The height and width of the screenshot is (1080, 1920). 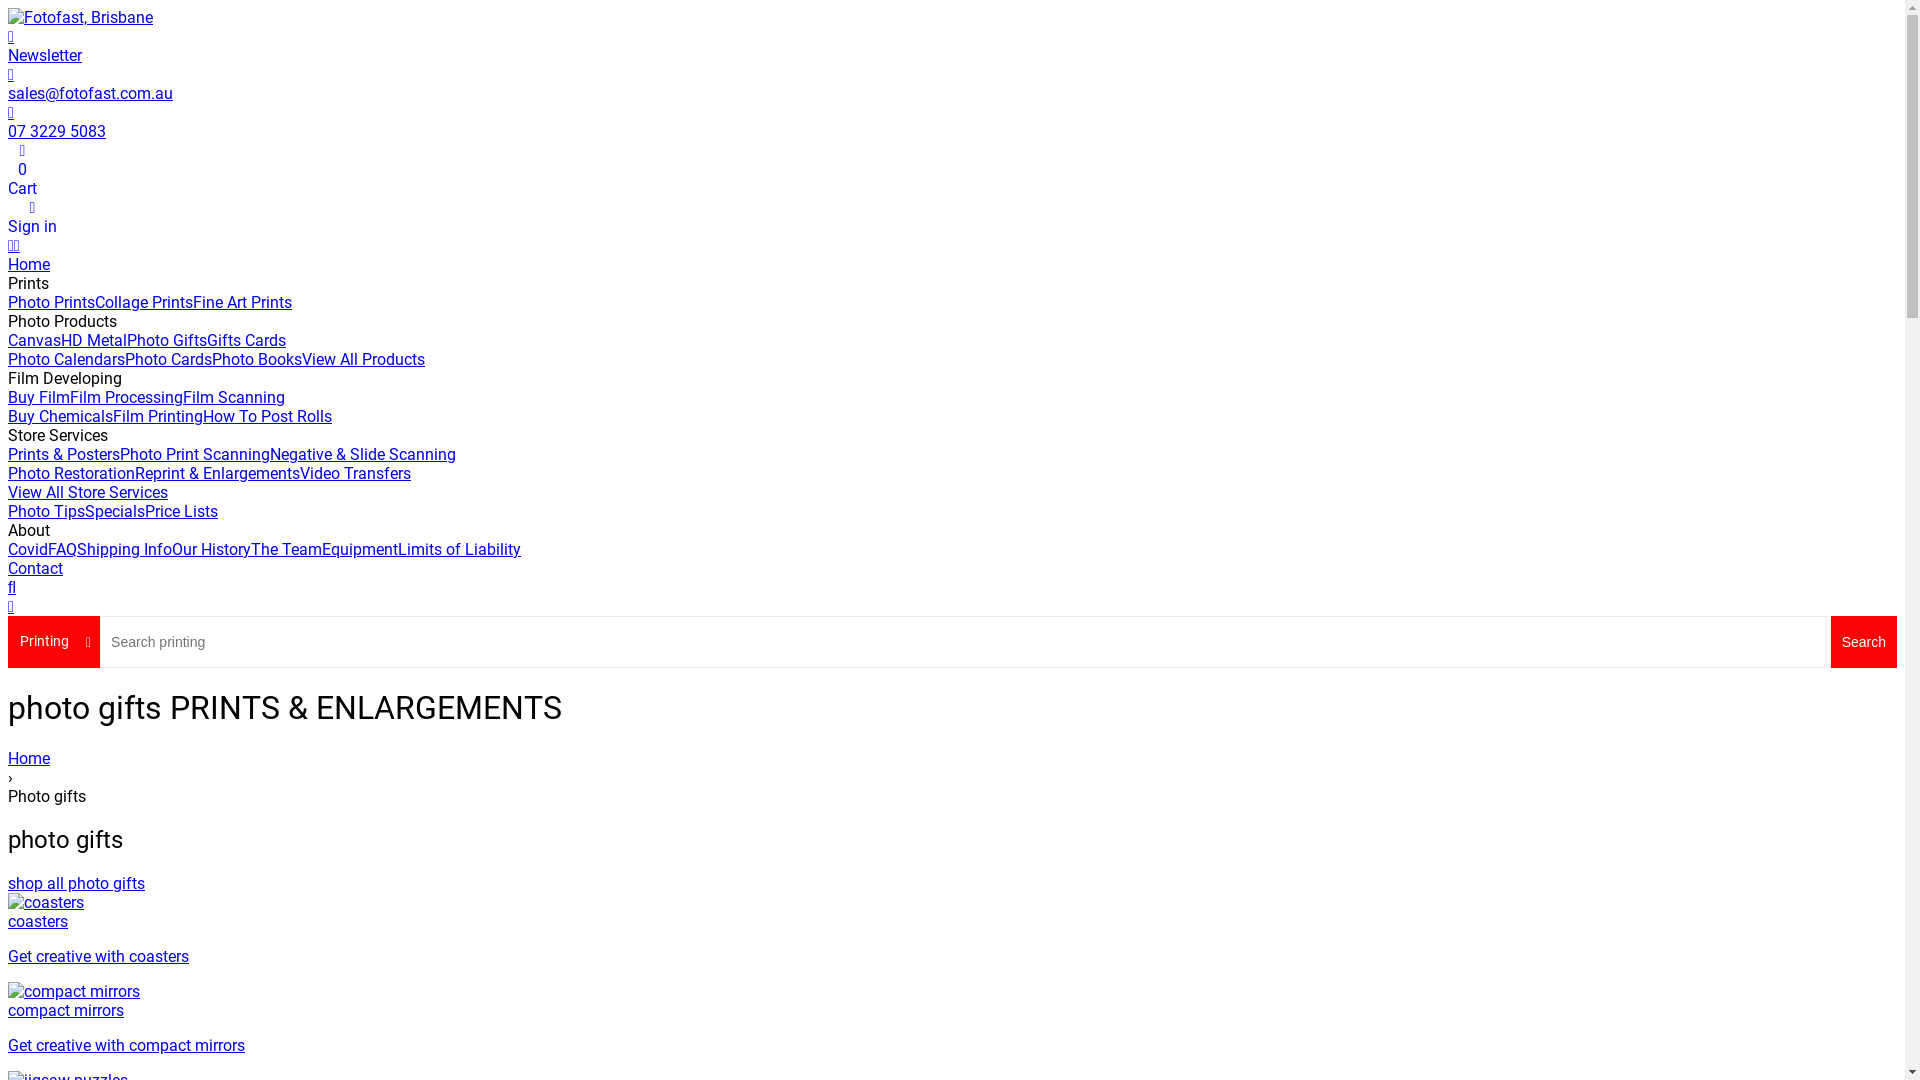 What do you see at coordinates (249, 549) in the screenshot?
I see `'The Team'` at bounding box center [249, 549].